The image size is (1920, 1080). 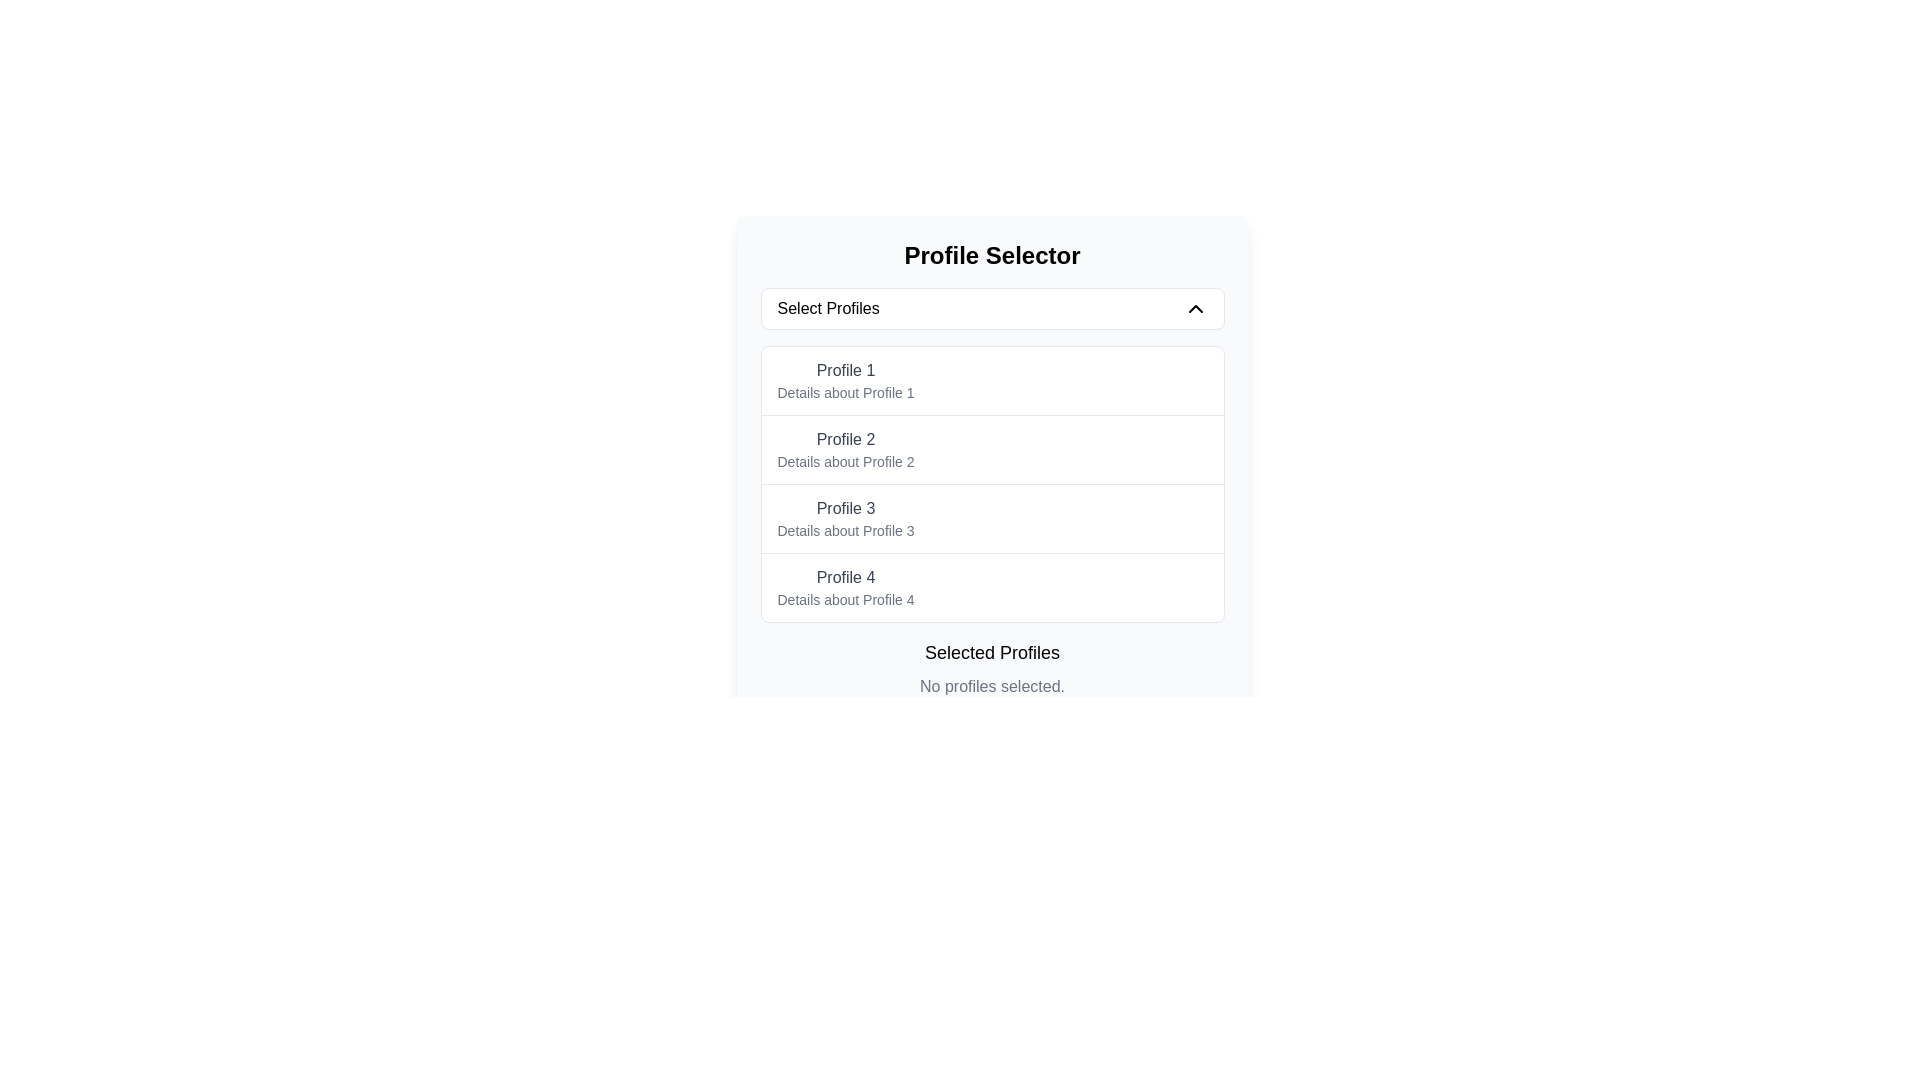 What do you see at coordinates (992, 469) in the screenshot?
I see `the second item in the vertical list of profiles within the 'Profile Selector' modal` at bounding box center [992, 469].